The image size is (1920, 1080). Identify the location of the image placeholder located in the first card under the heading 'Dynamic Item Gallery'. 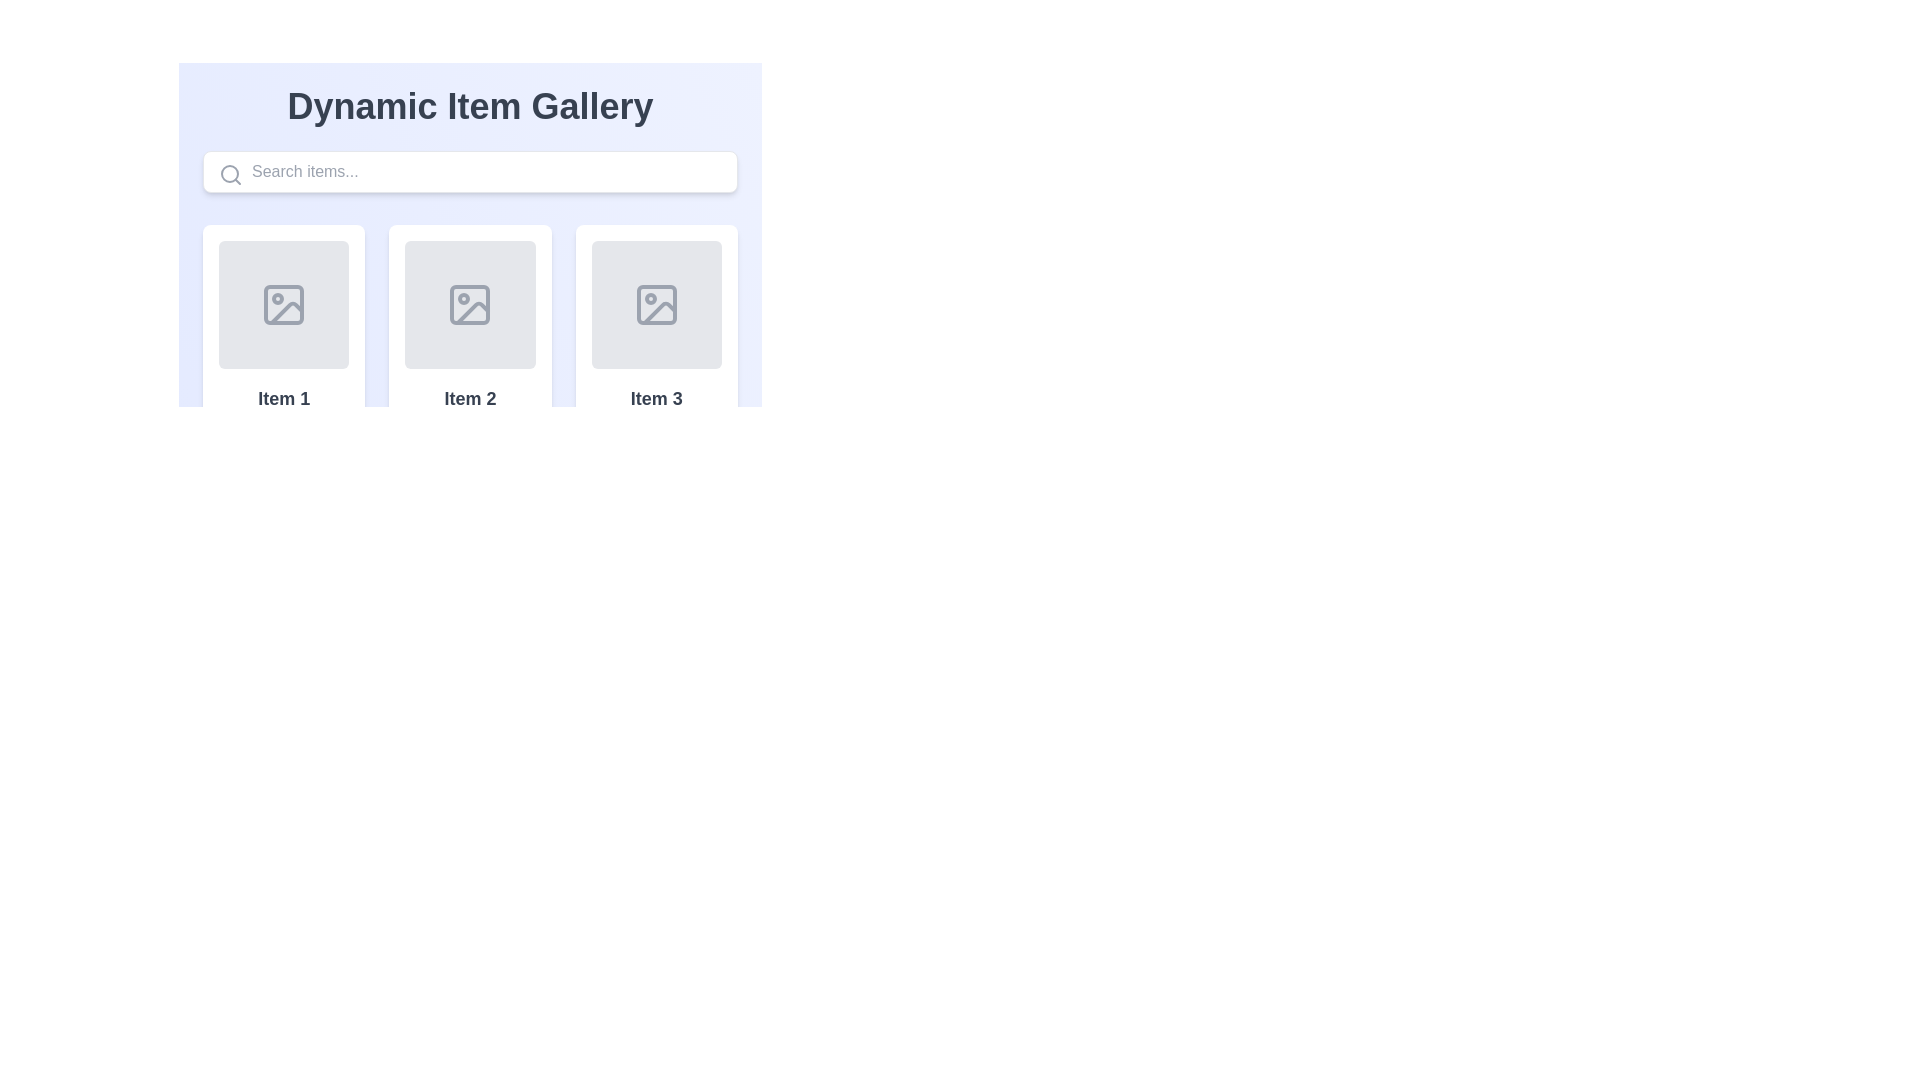
(283, 304).